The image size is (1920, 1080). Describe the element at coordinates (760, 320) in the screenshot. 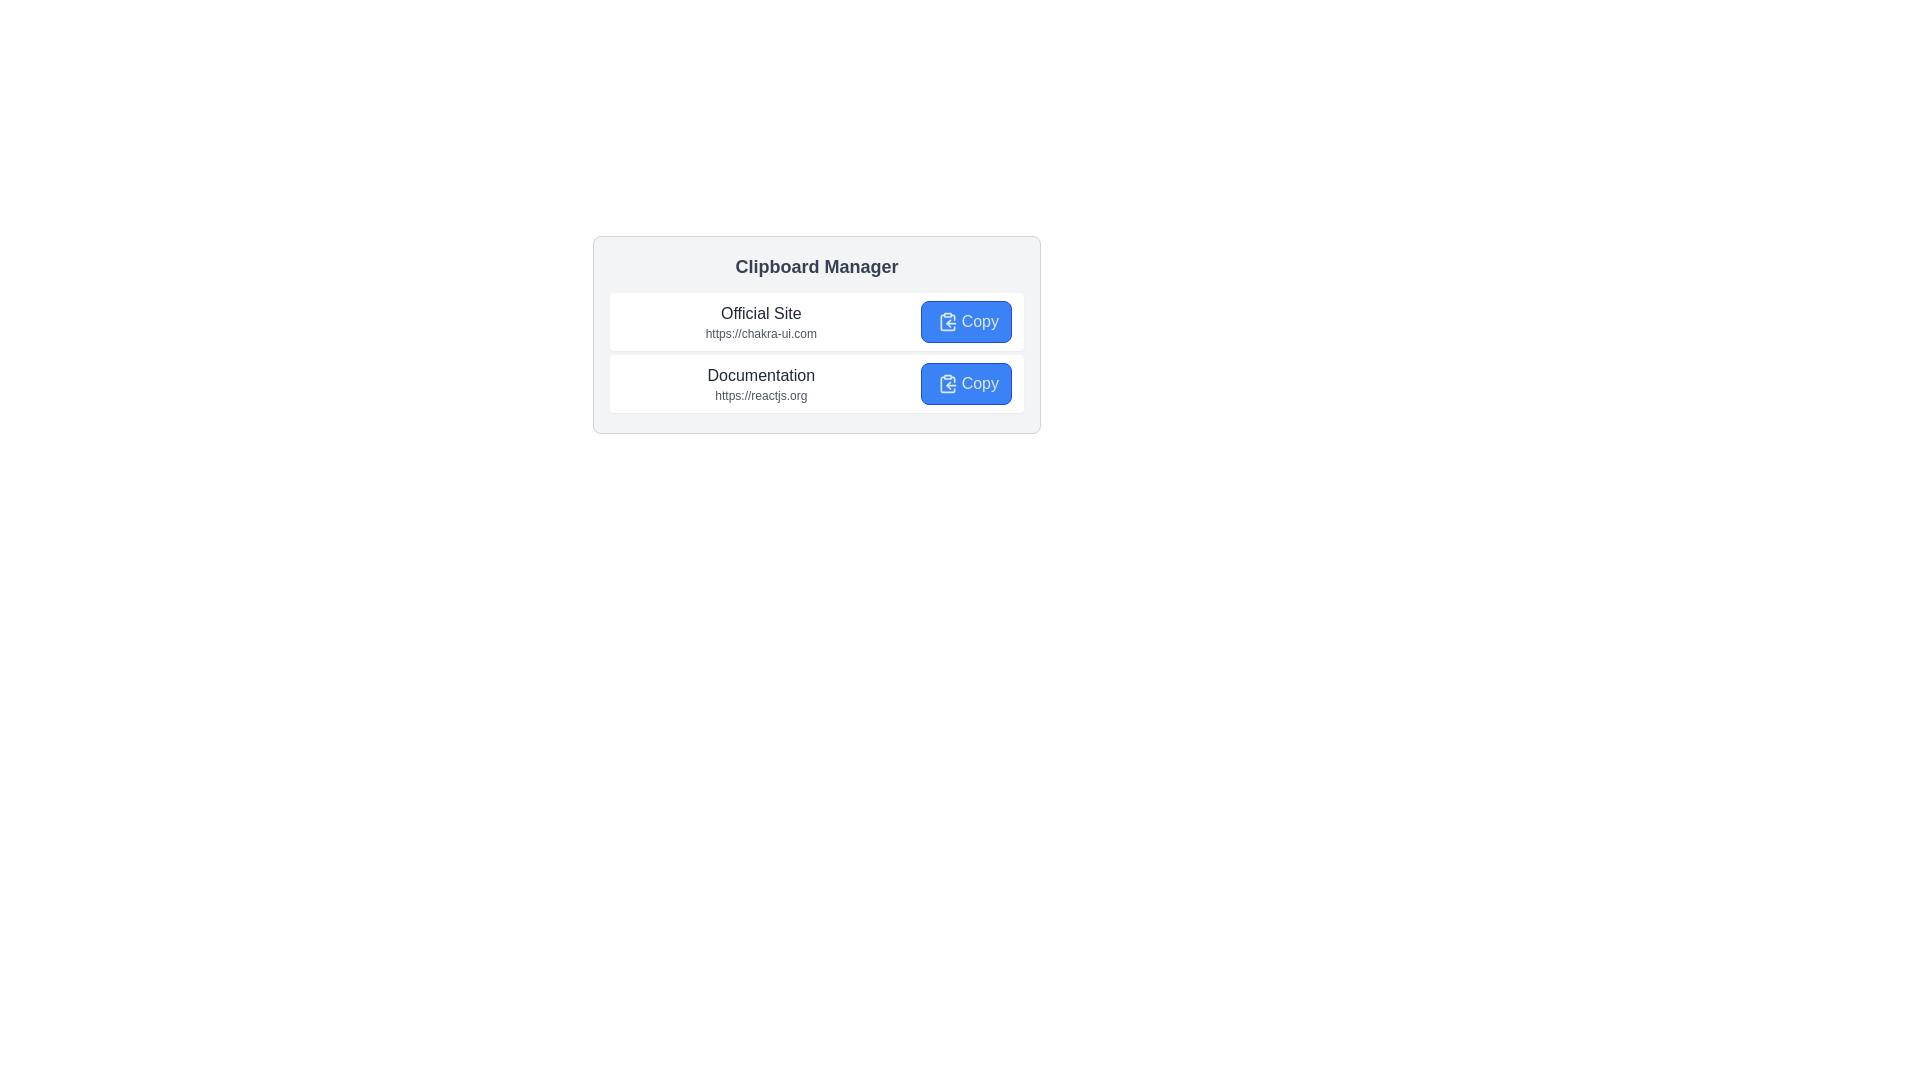

I see `static text display that shows the title and URL in the Clipboard Manager panel, located at the upper half of the panel` at that location.